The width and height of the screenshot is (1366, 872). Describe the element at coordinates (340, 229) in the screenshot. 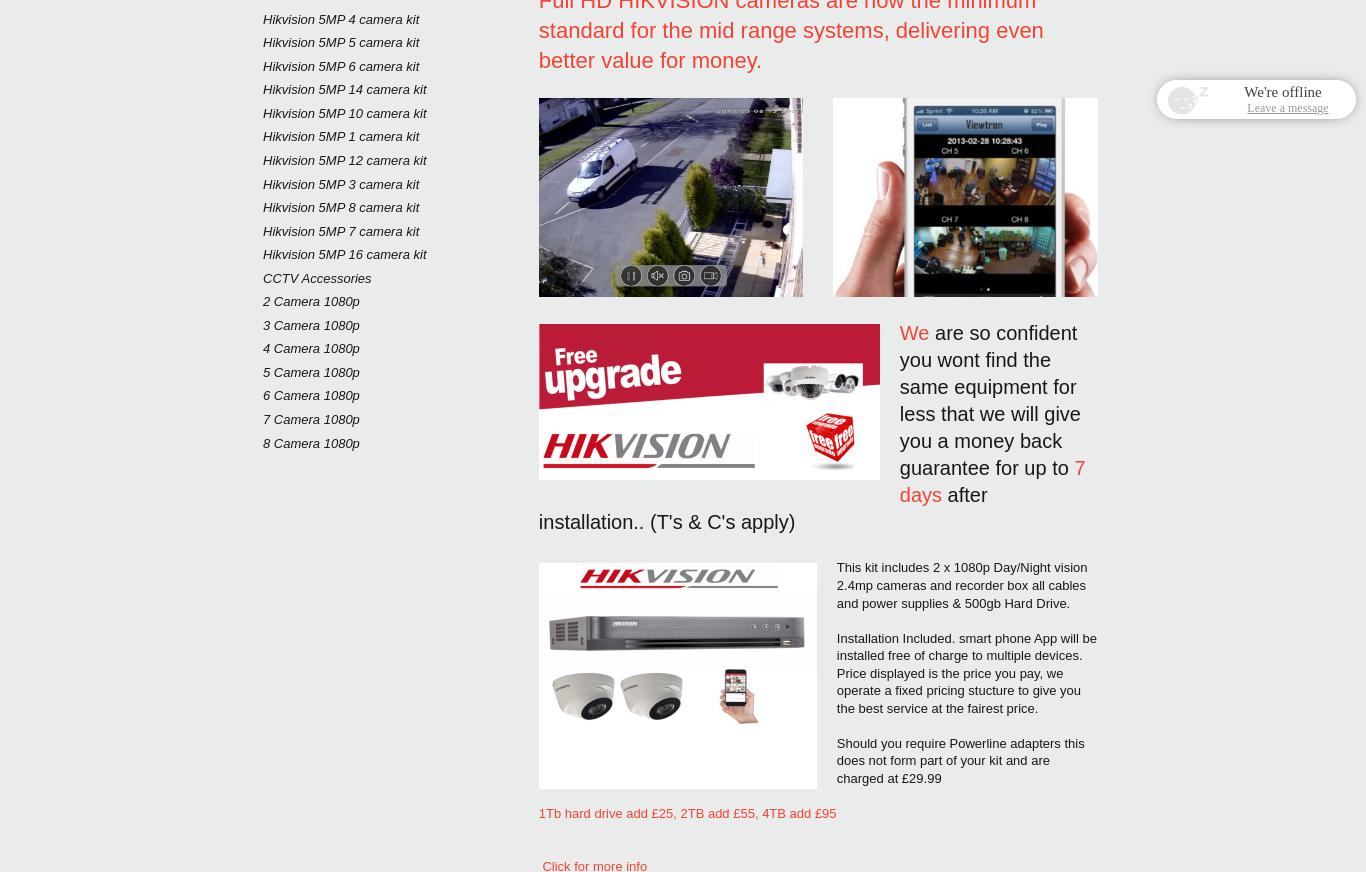

I see `'Hikvision 5MP 7 camera kit'` at that location.